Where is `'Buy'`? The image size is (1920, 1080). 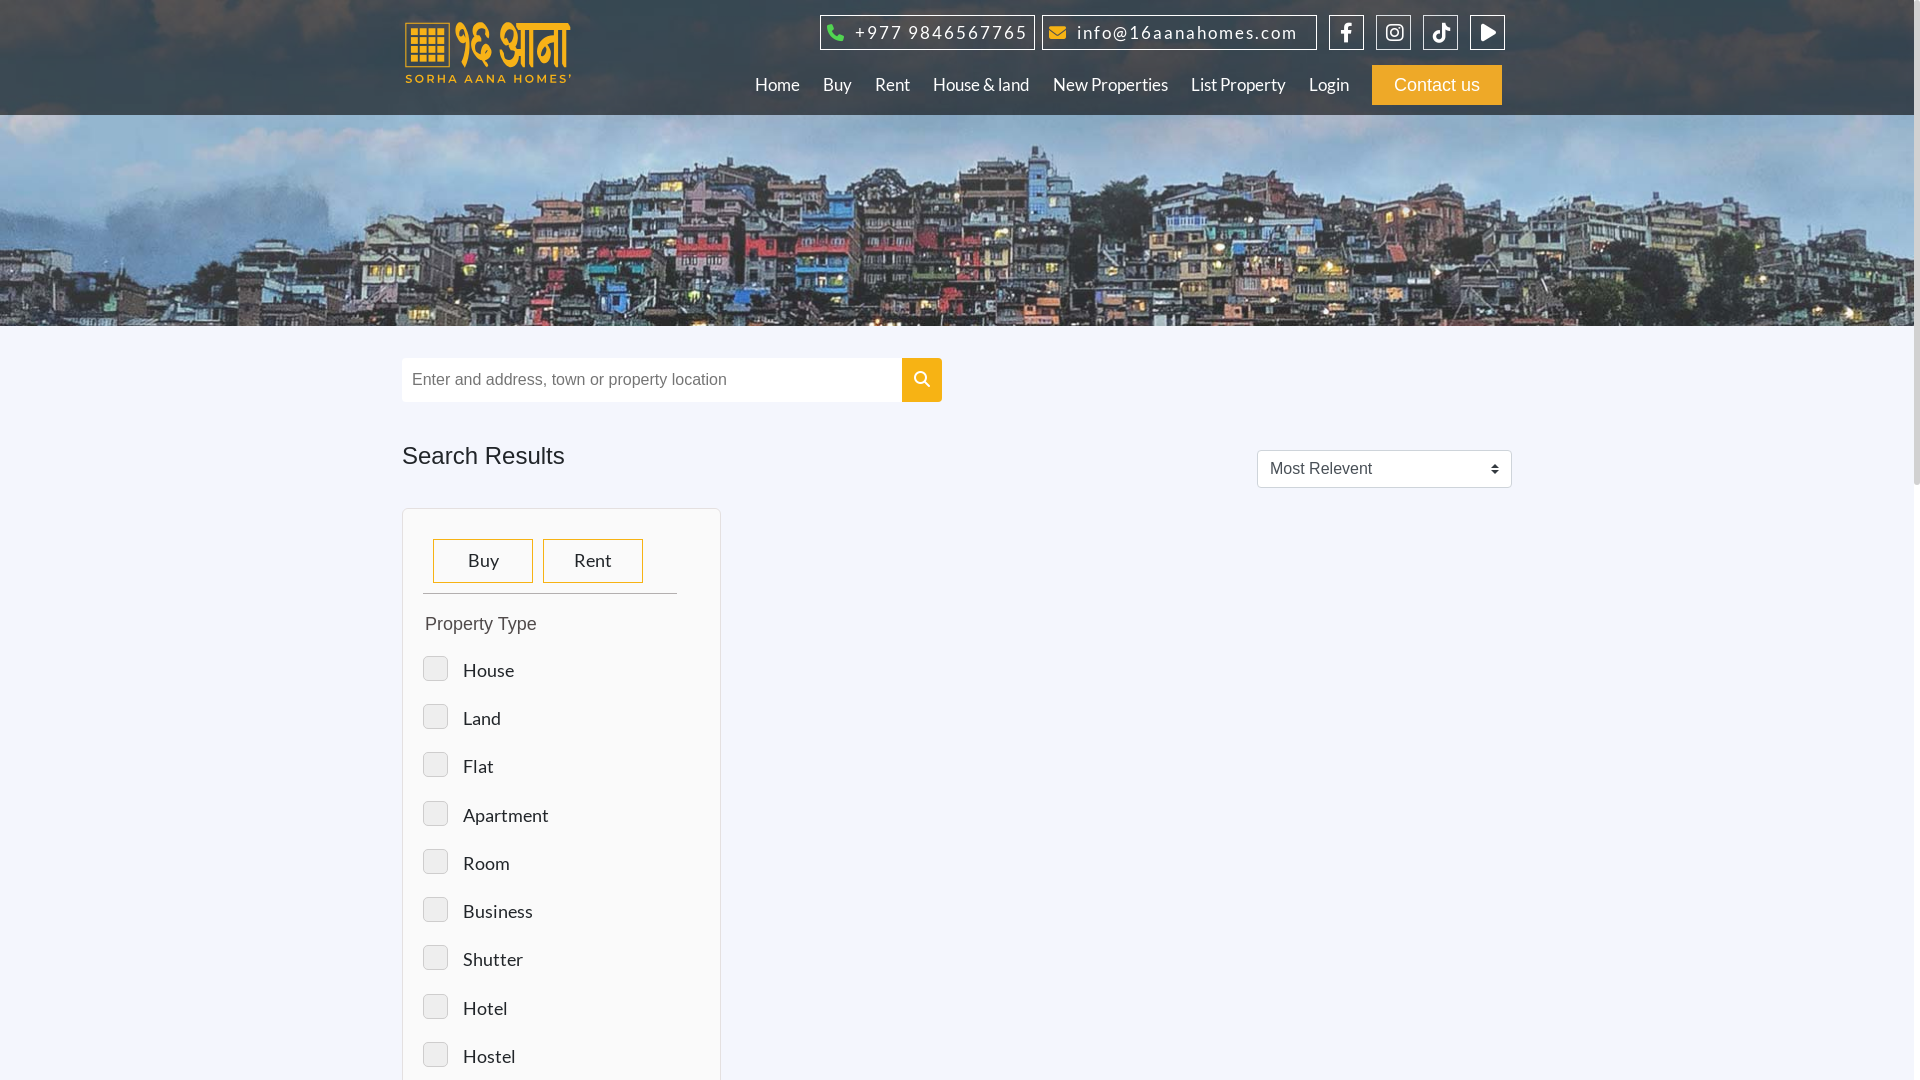
'Buy' is located at coordinates (483, 560).